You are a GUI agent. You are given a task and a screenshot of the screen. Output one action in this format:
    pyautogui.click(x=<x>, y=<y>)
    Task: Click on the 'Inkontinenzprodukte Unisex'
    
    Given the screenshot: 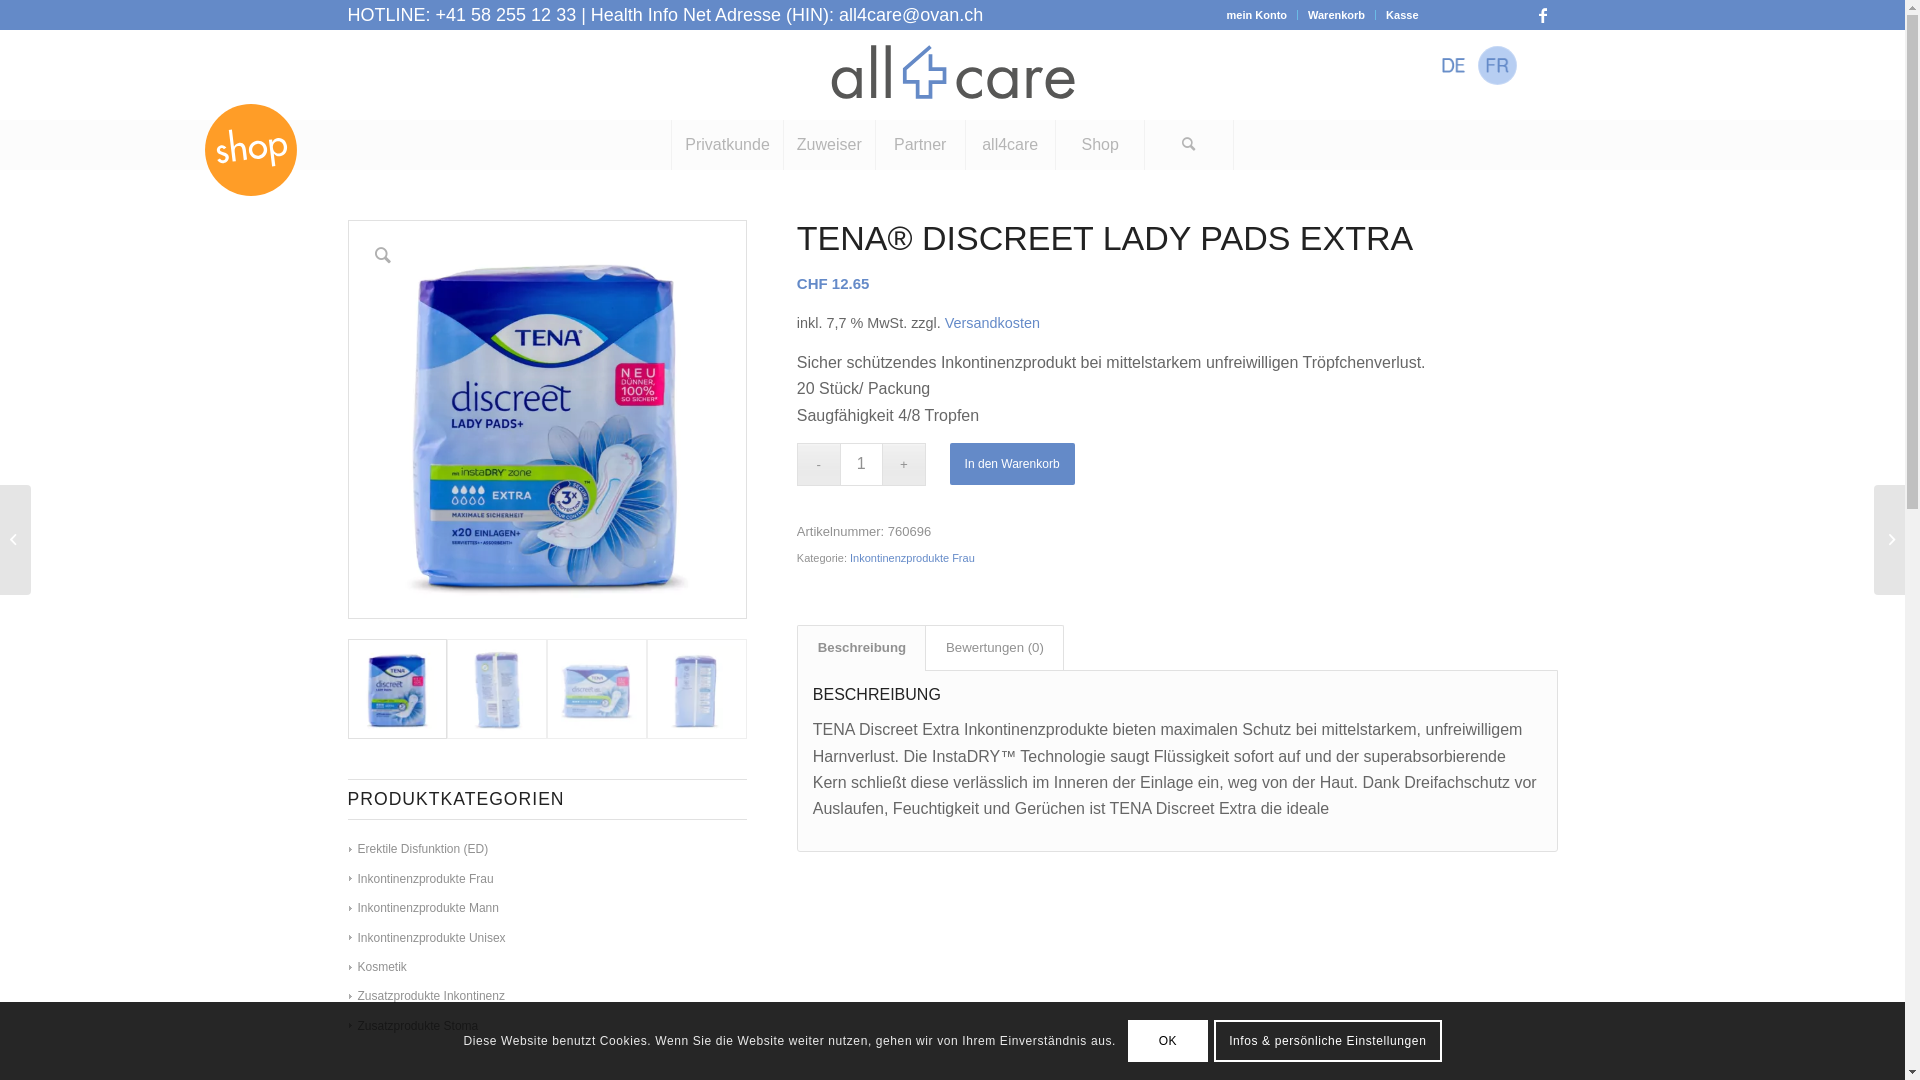 What is the action you would take?
    pyautogui.click(x=425, y=937)
    